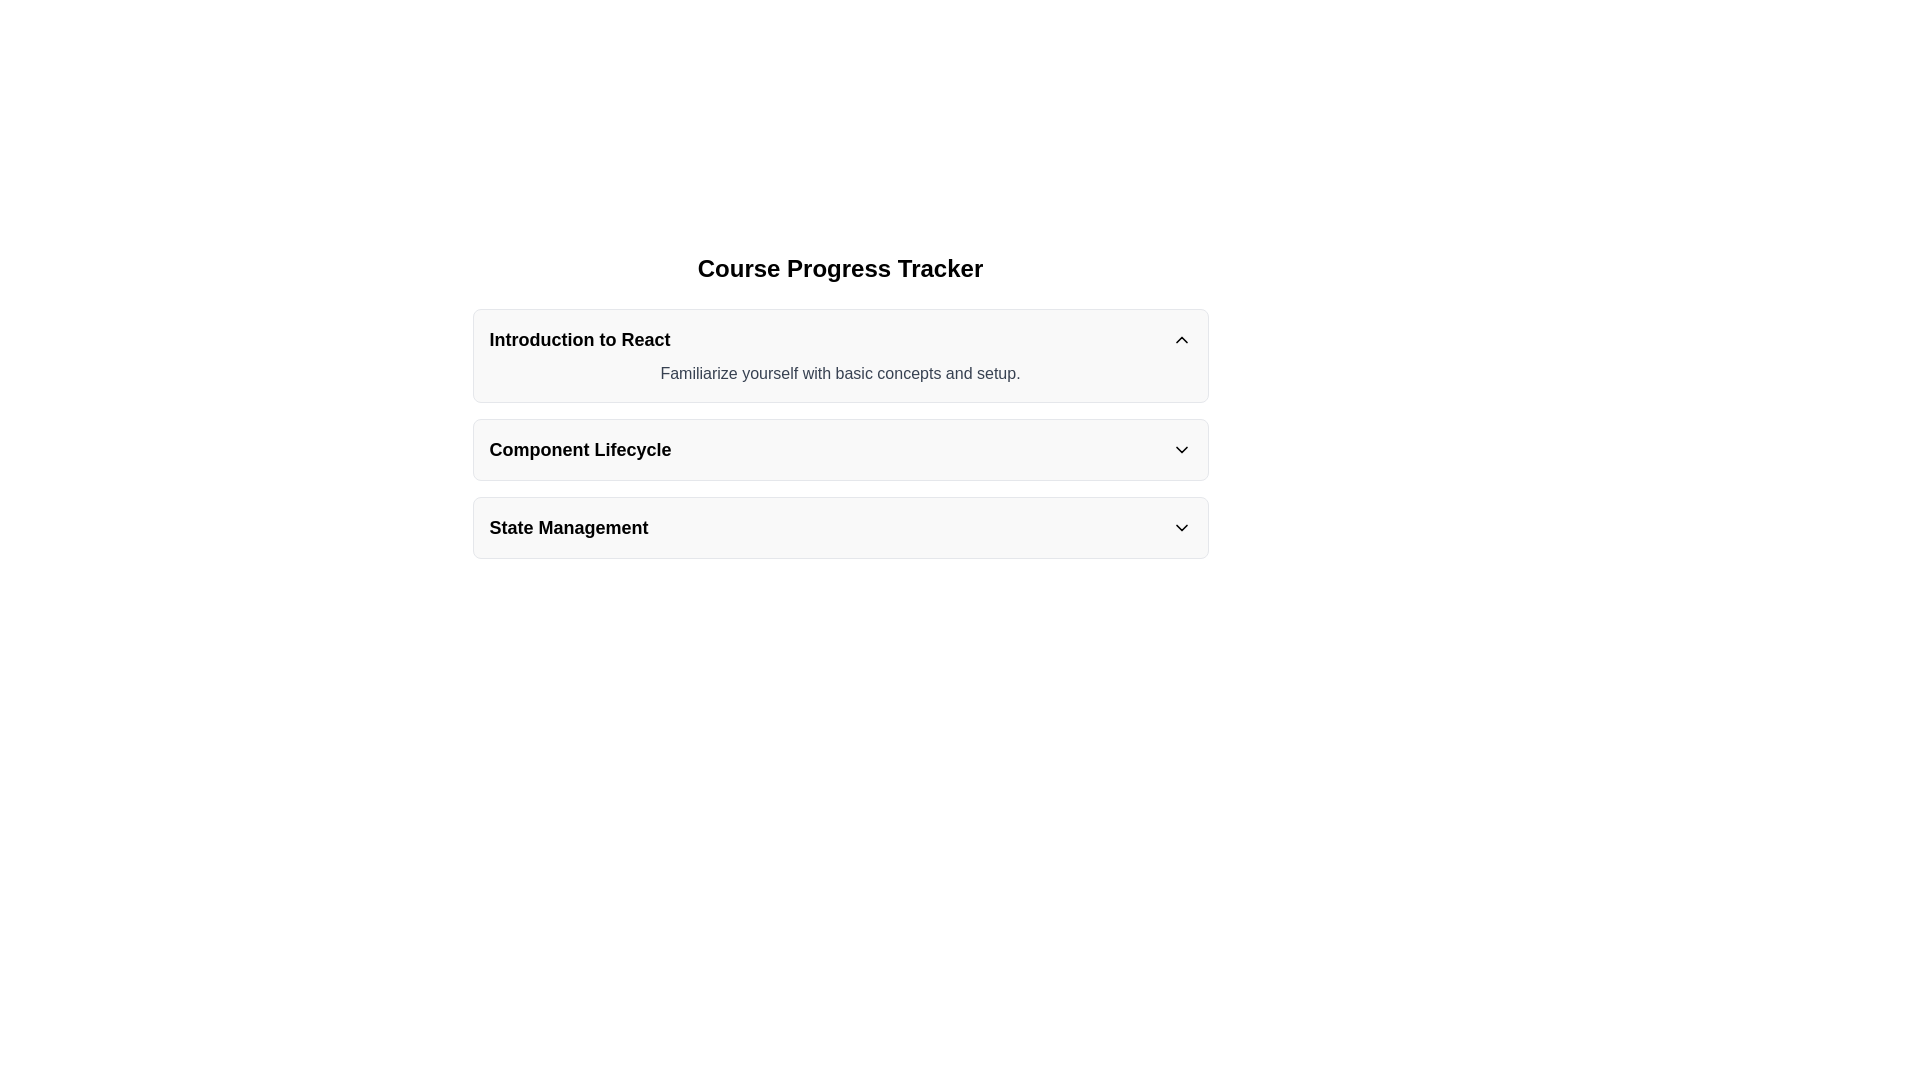 This screenshot has height=1080, width=1920. Describe the element at coordinates (1181, 338) in the screenshot. I see `the chevron arrow icon located on the right side of the 'Introduction to React' section` at that location.